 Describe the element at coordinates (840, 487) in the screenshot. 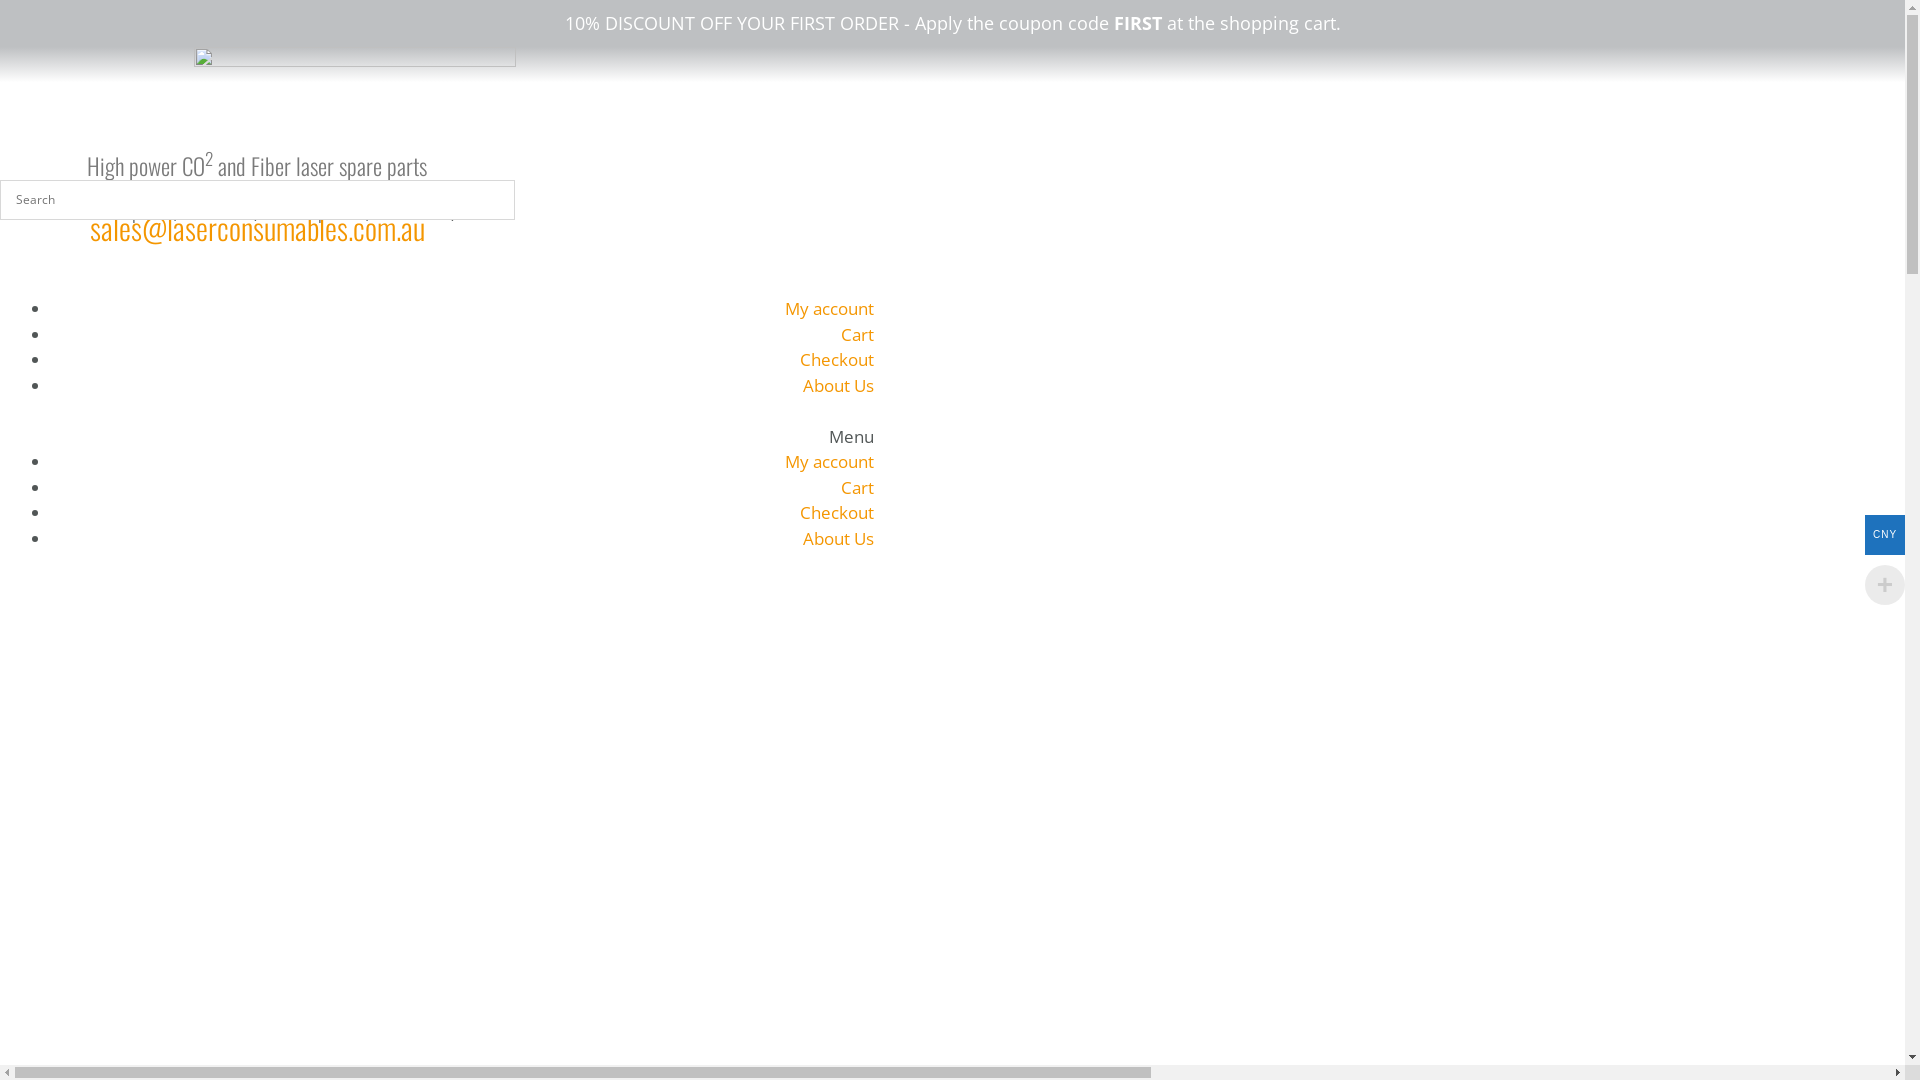

I see `'Cart'` at that location.